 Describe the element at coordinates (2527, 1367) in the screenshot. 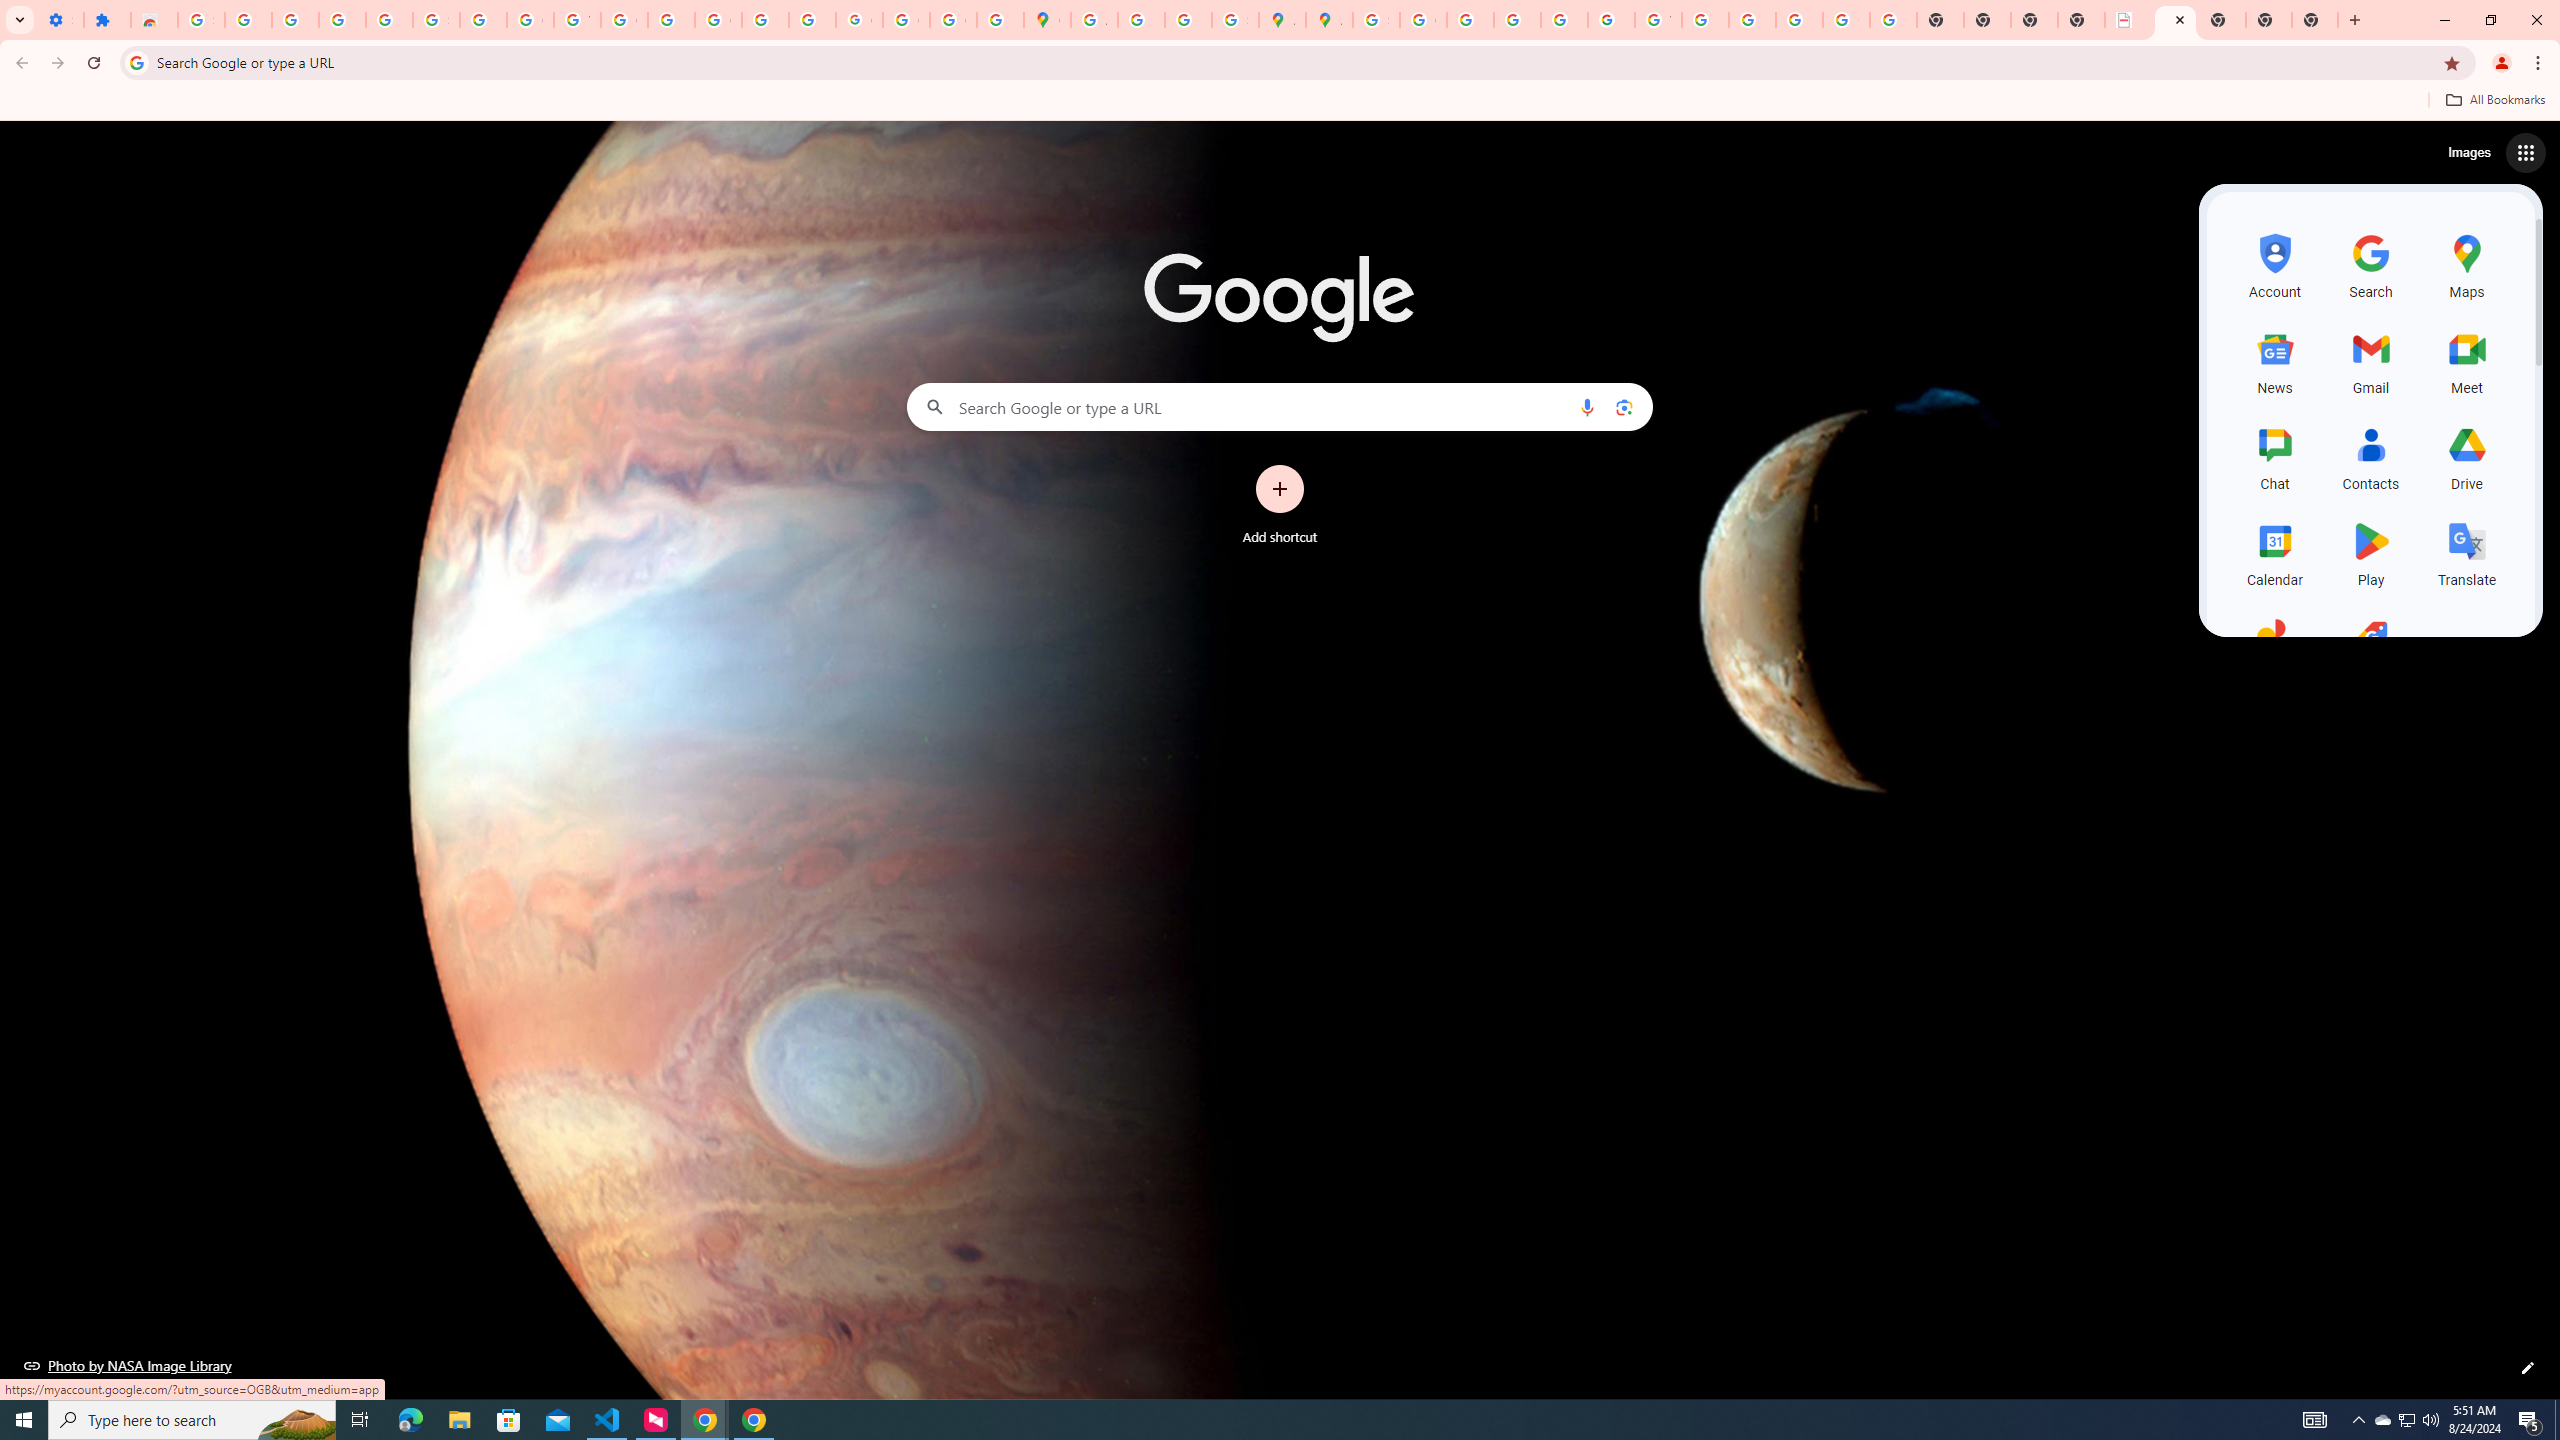

I see `'Customize this page'` at that location.